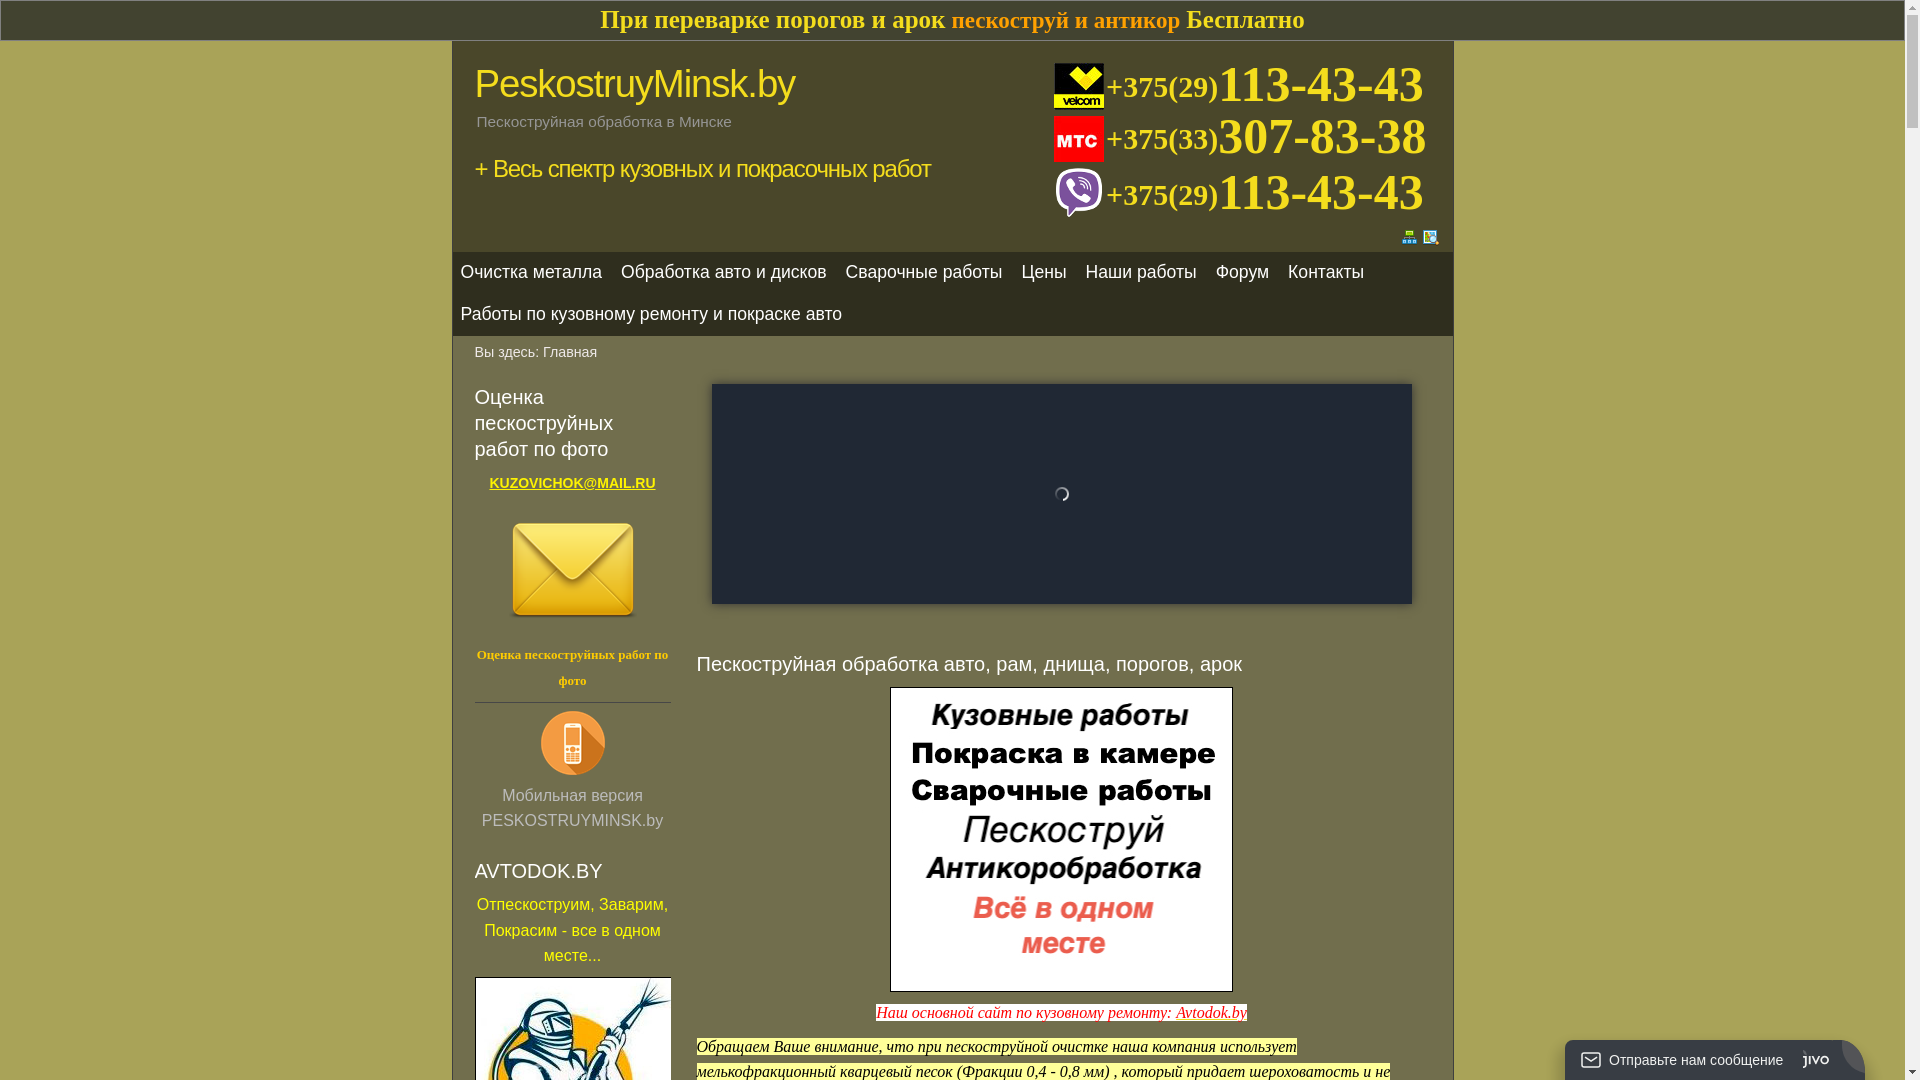  I want to click on 'Avtodok.by', so click(1210, 1012).